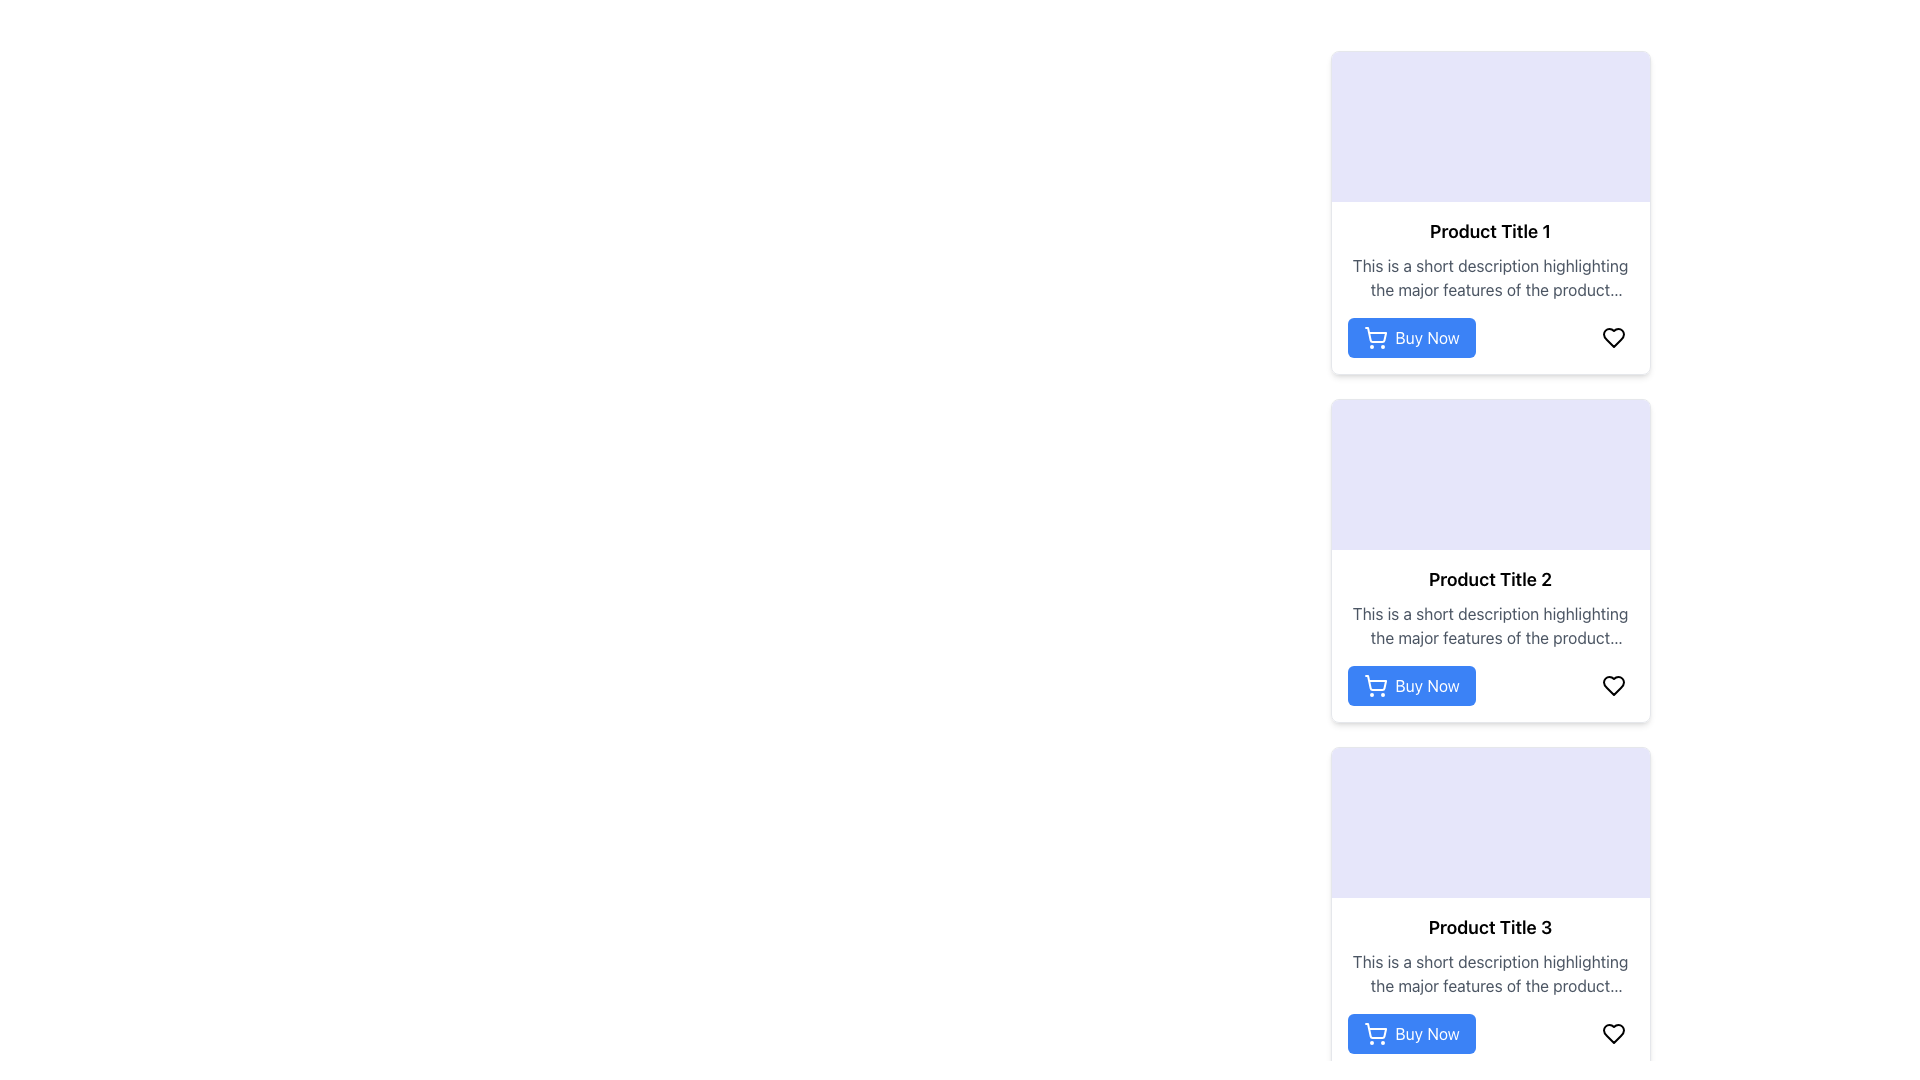 The width and height of the screenshot is (1920, 1080). What do you see at coordinates (1490, 928) in the screenshot?
I see `text from the product title label located in the bottom-right card of the three-row vertical arrangement of product cards` at bounding box center [1490, 928].